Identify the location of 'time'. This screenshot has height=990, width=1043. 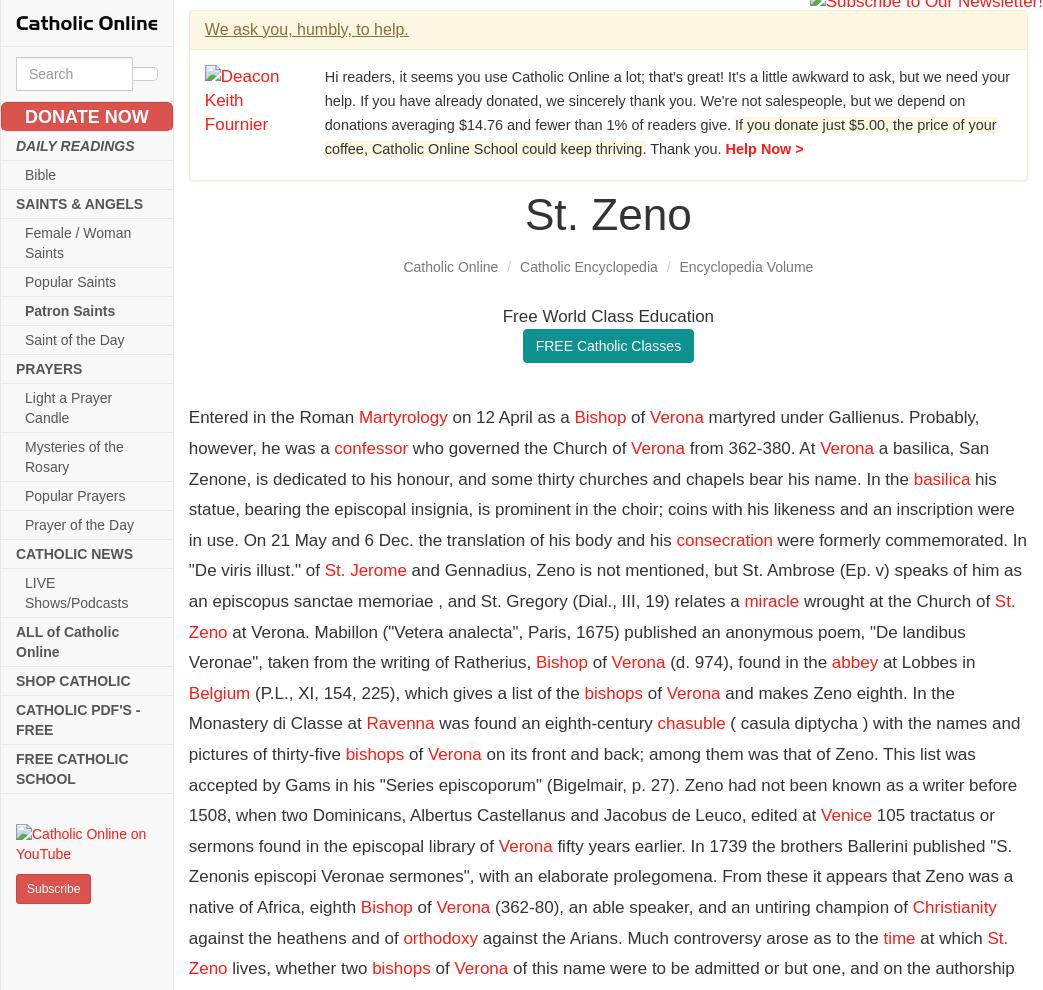
(897, 936).